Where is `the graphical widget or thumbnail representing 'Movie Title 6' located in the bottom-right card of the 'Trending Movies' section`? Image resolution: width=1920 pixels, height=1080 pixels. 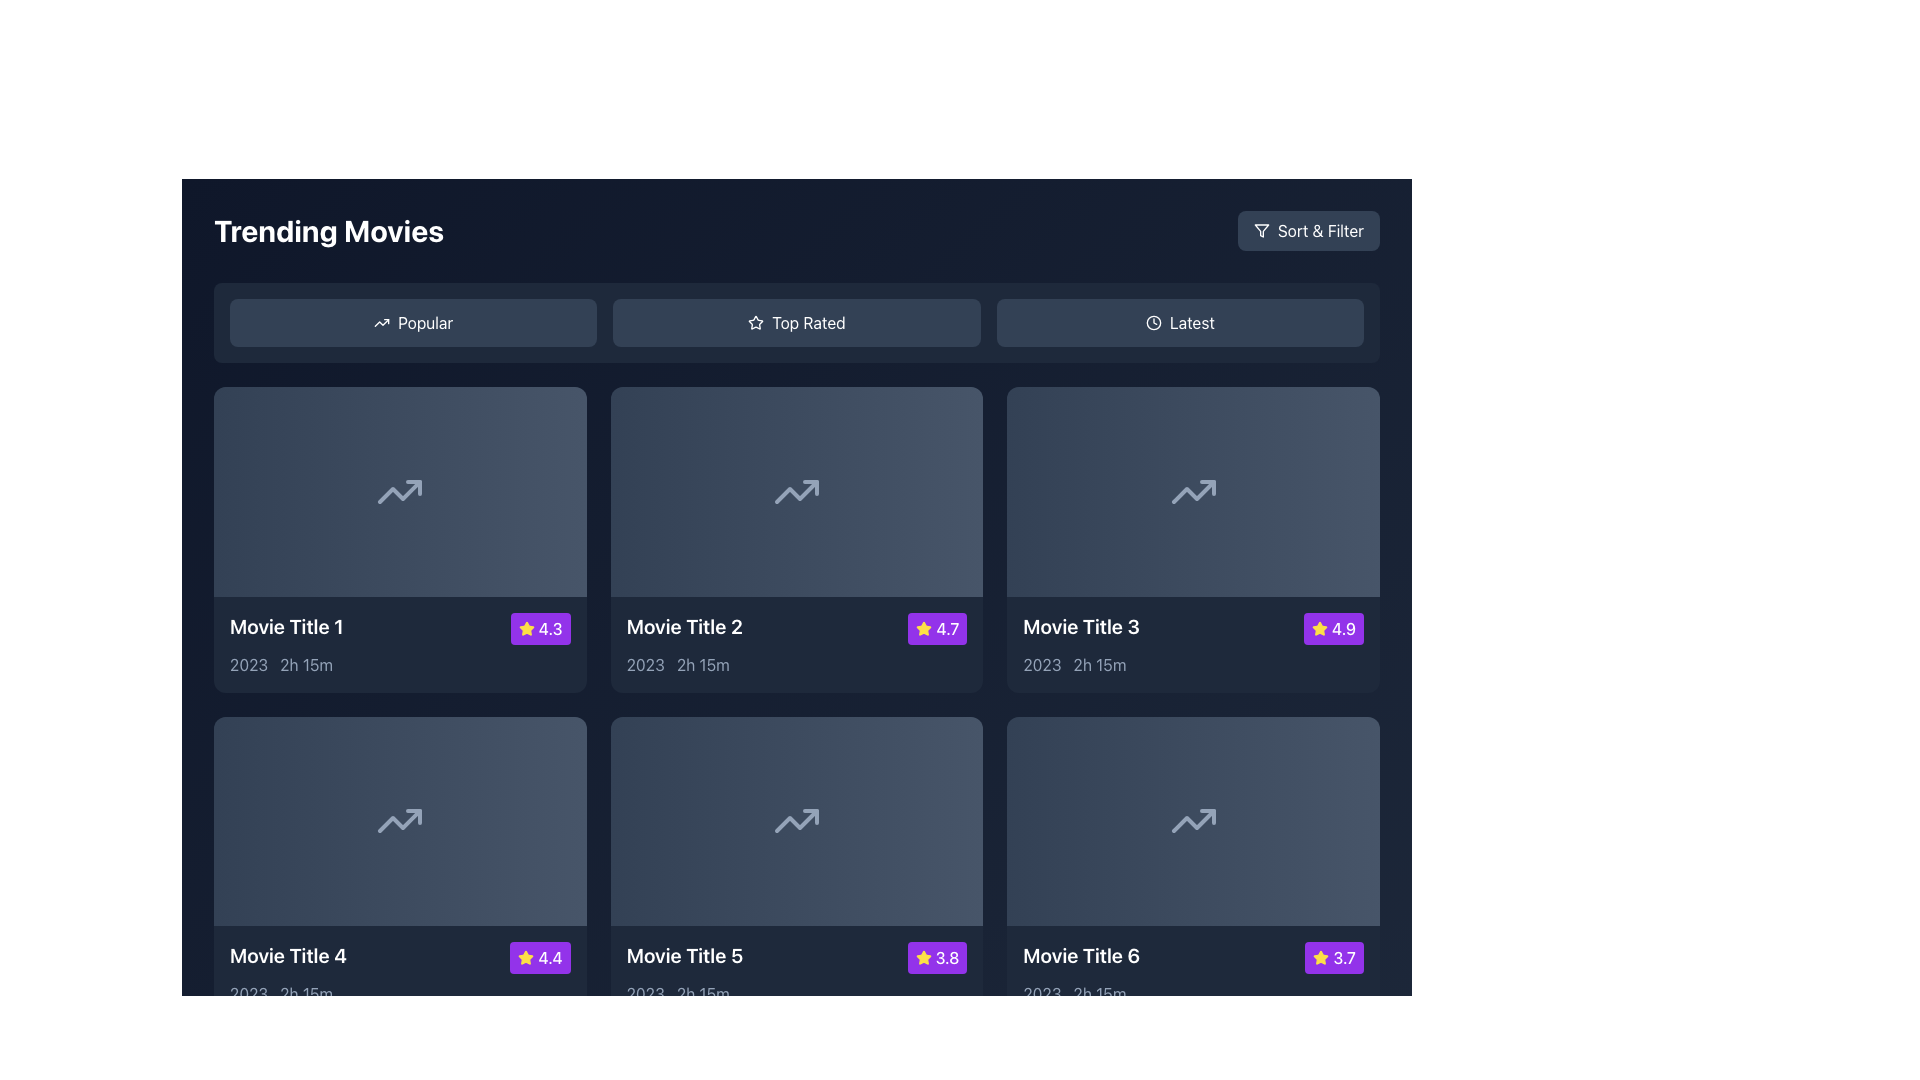 the graphical widget or thumbnail representing 'Movie Title 6' located in the bottom-right card of the 'Trending Movies' section is located at coordinates (1193, 821).